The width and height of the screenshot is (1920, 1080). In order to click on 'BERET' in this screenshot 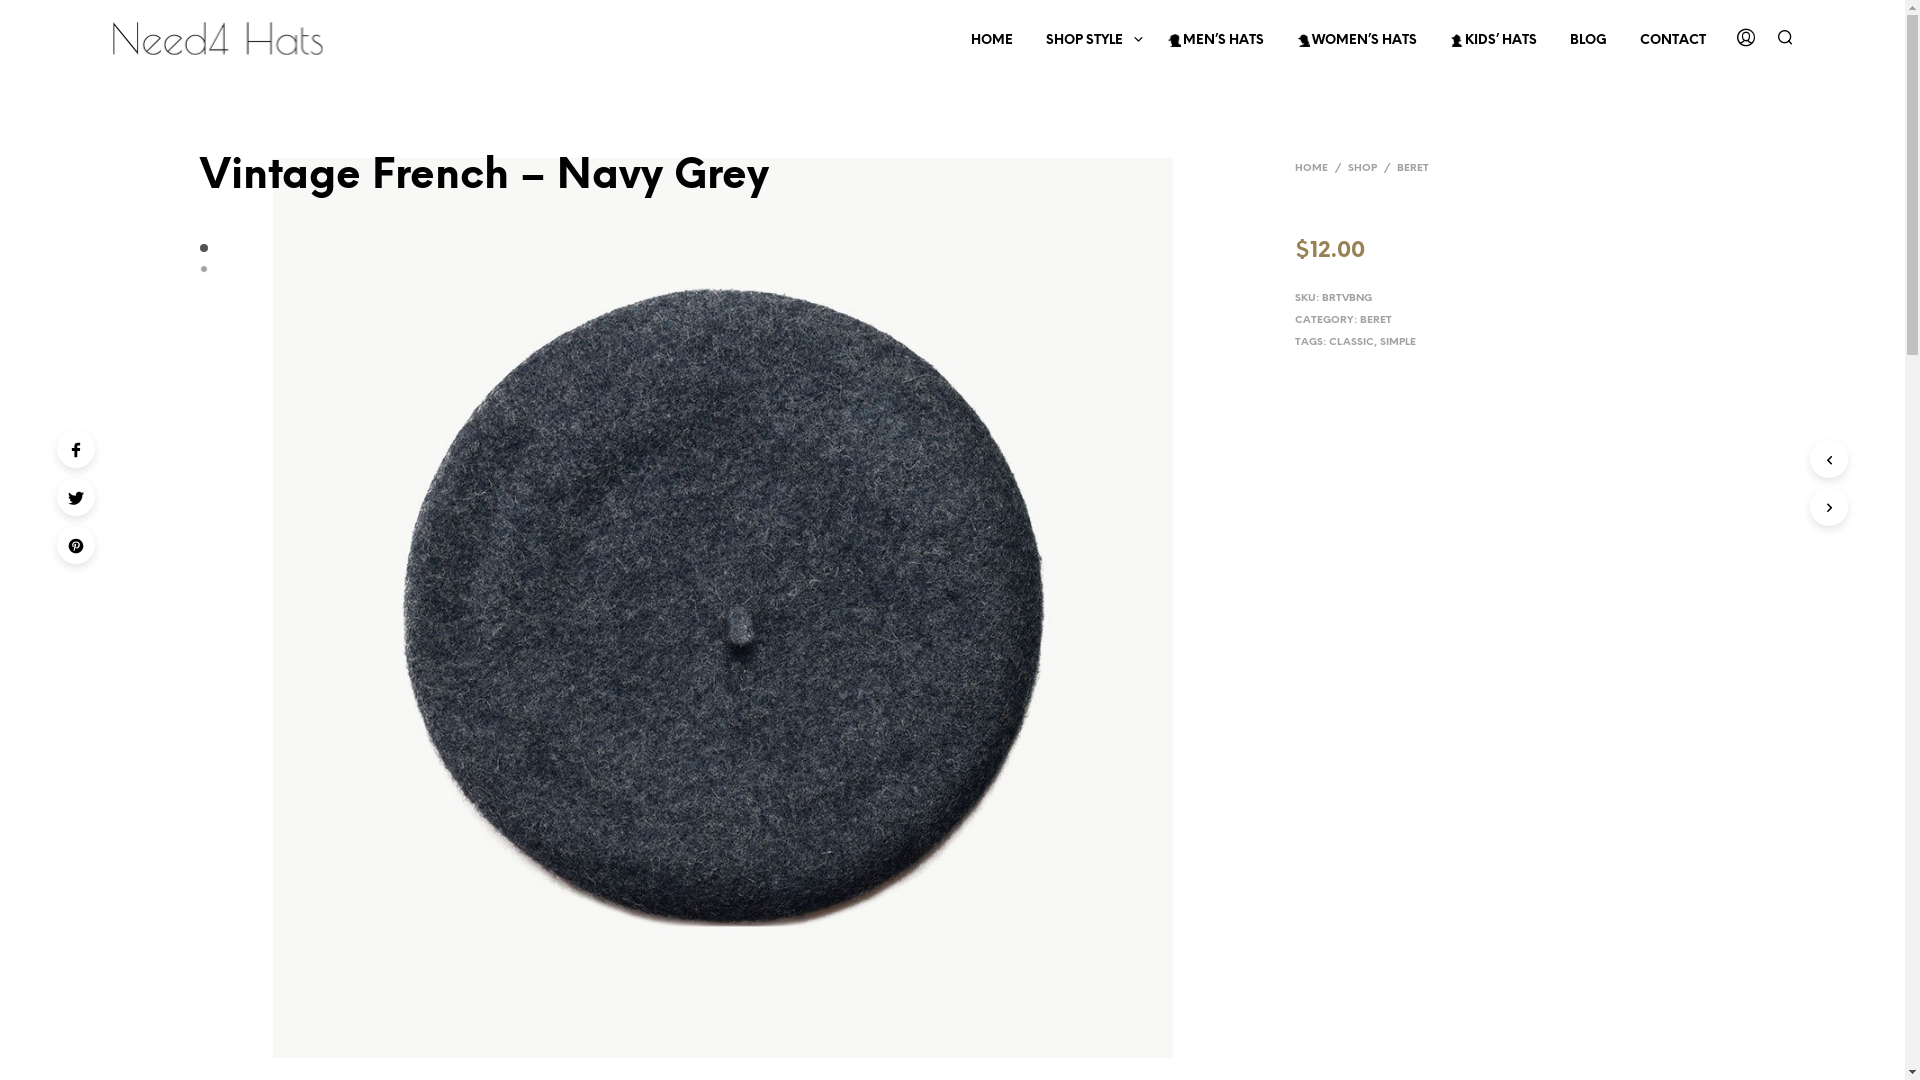, I will do `click(1359, 319)`.